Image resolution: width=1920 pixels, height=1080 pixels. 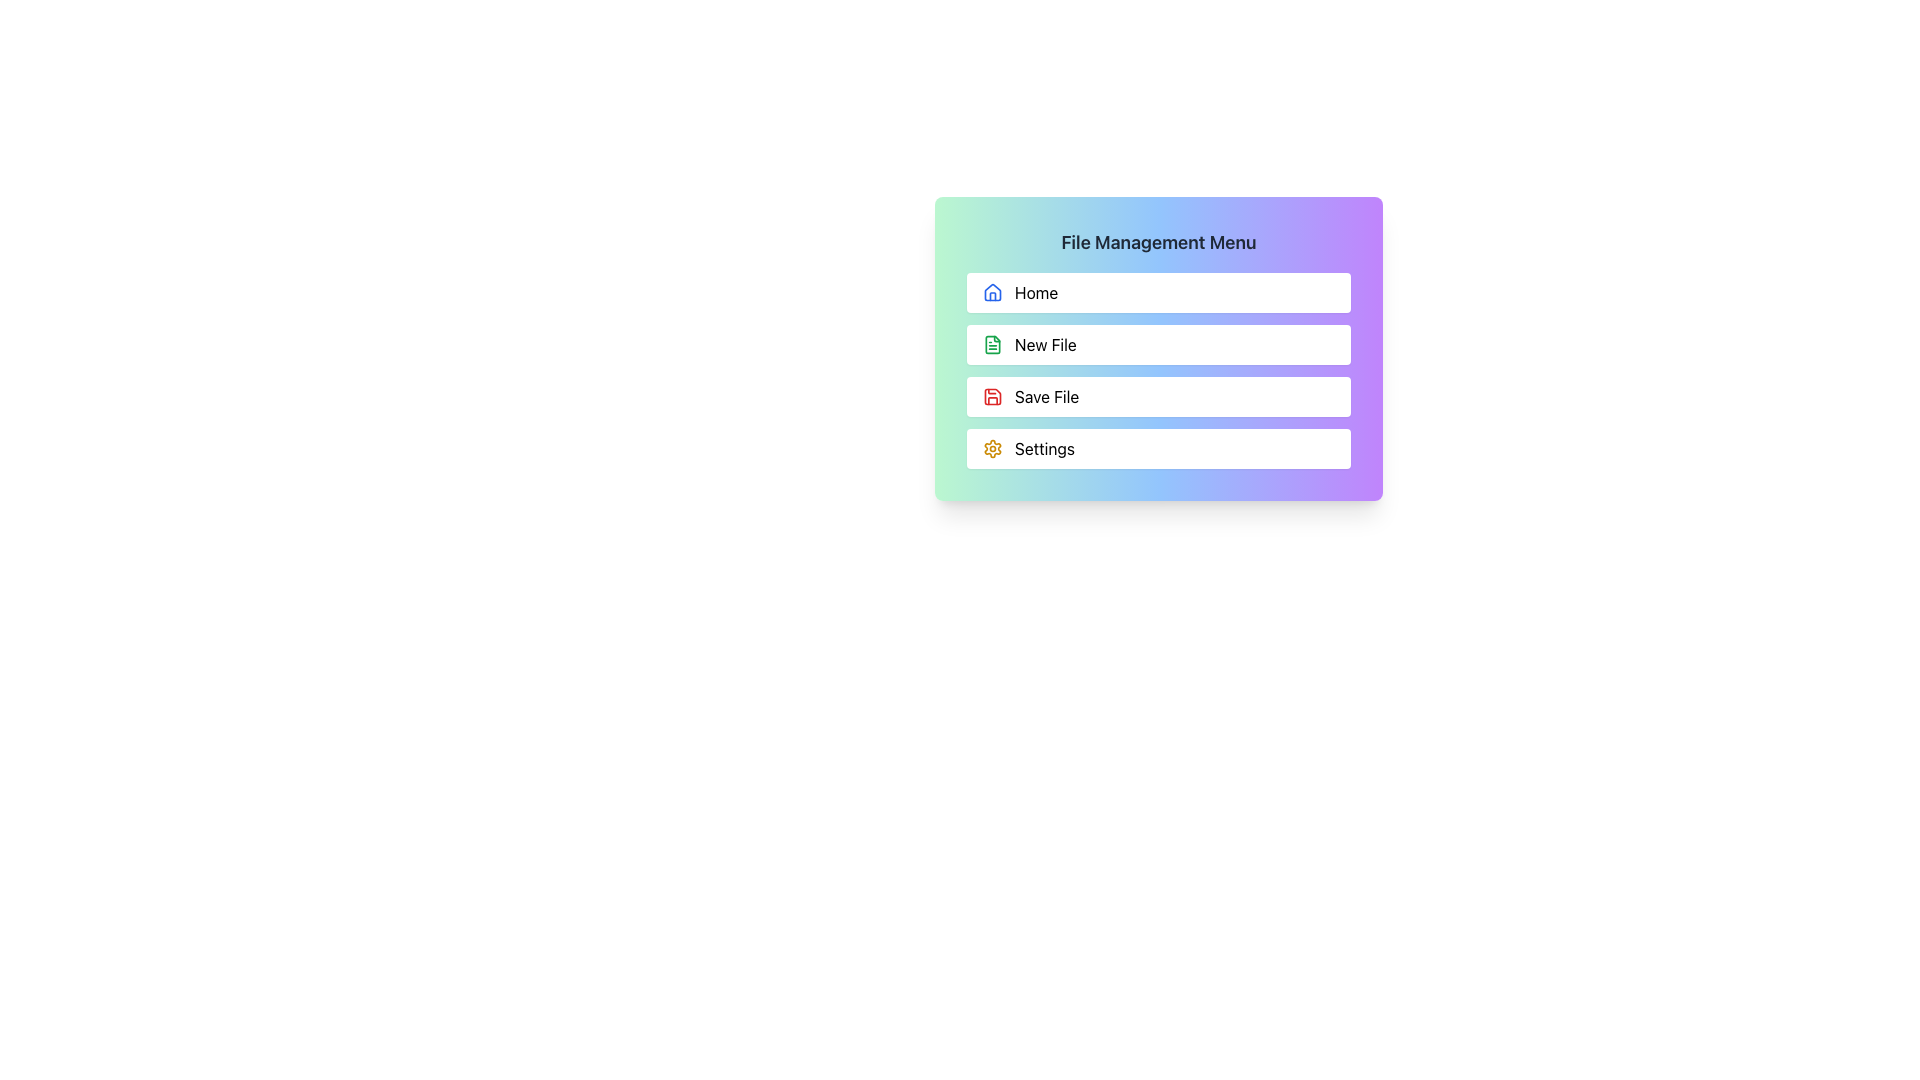 I want to click on the 'New File' button located in the 'File Management Menu' to create a new file, so click(x=1158, y=343).